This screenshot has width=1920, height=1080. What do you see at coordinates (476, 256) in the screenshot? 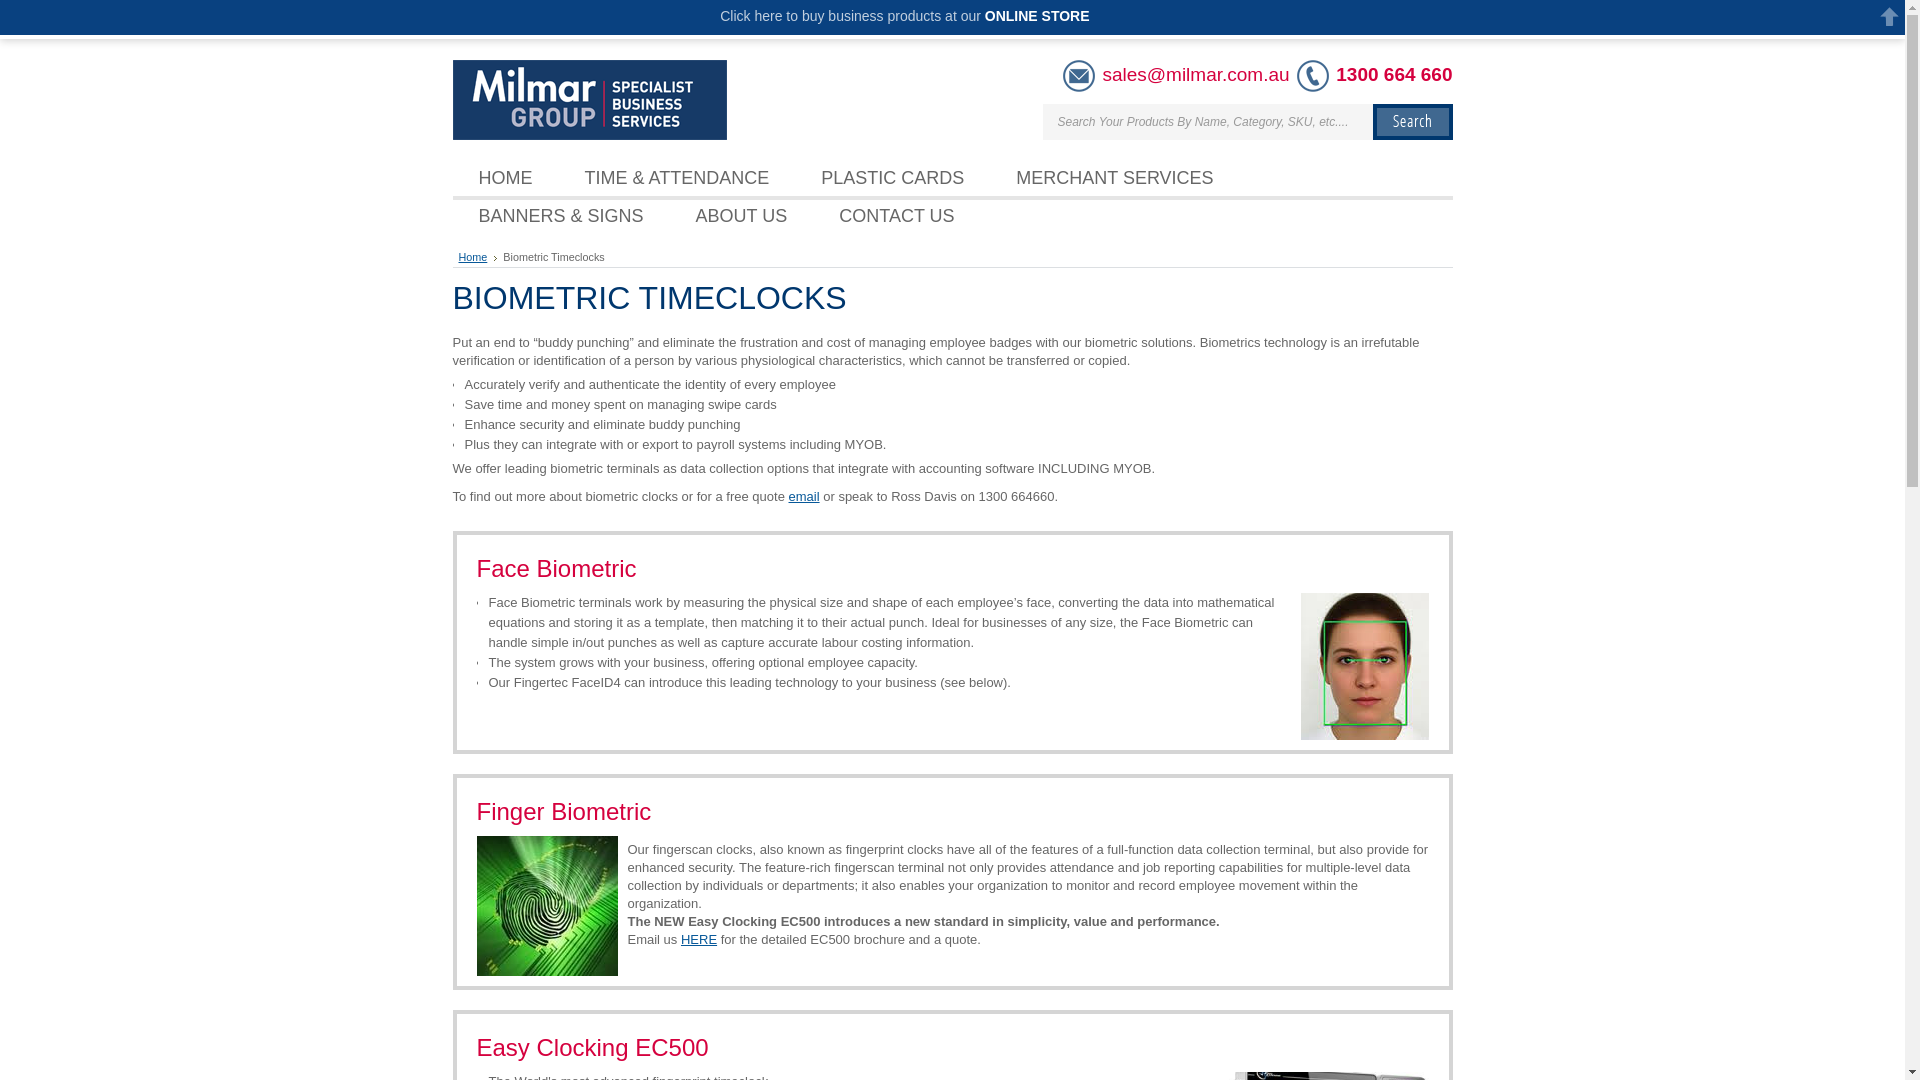
I see `'Home'` at bounding box center [476, 256].